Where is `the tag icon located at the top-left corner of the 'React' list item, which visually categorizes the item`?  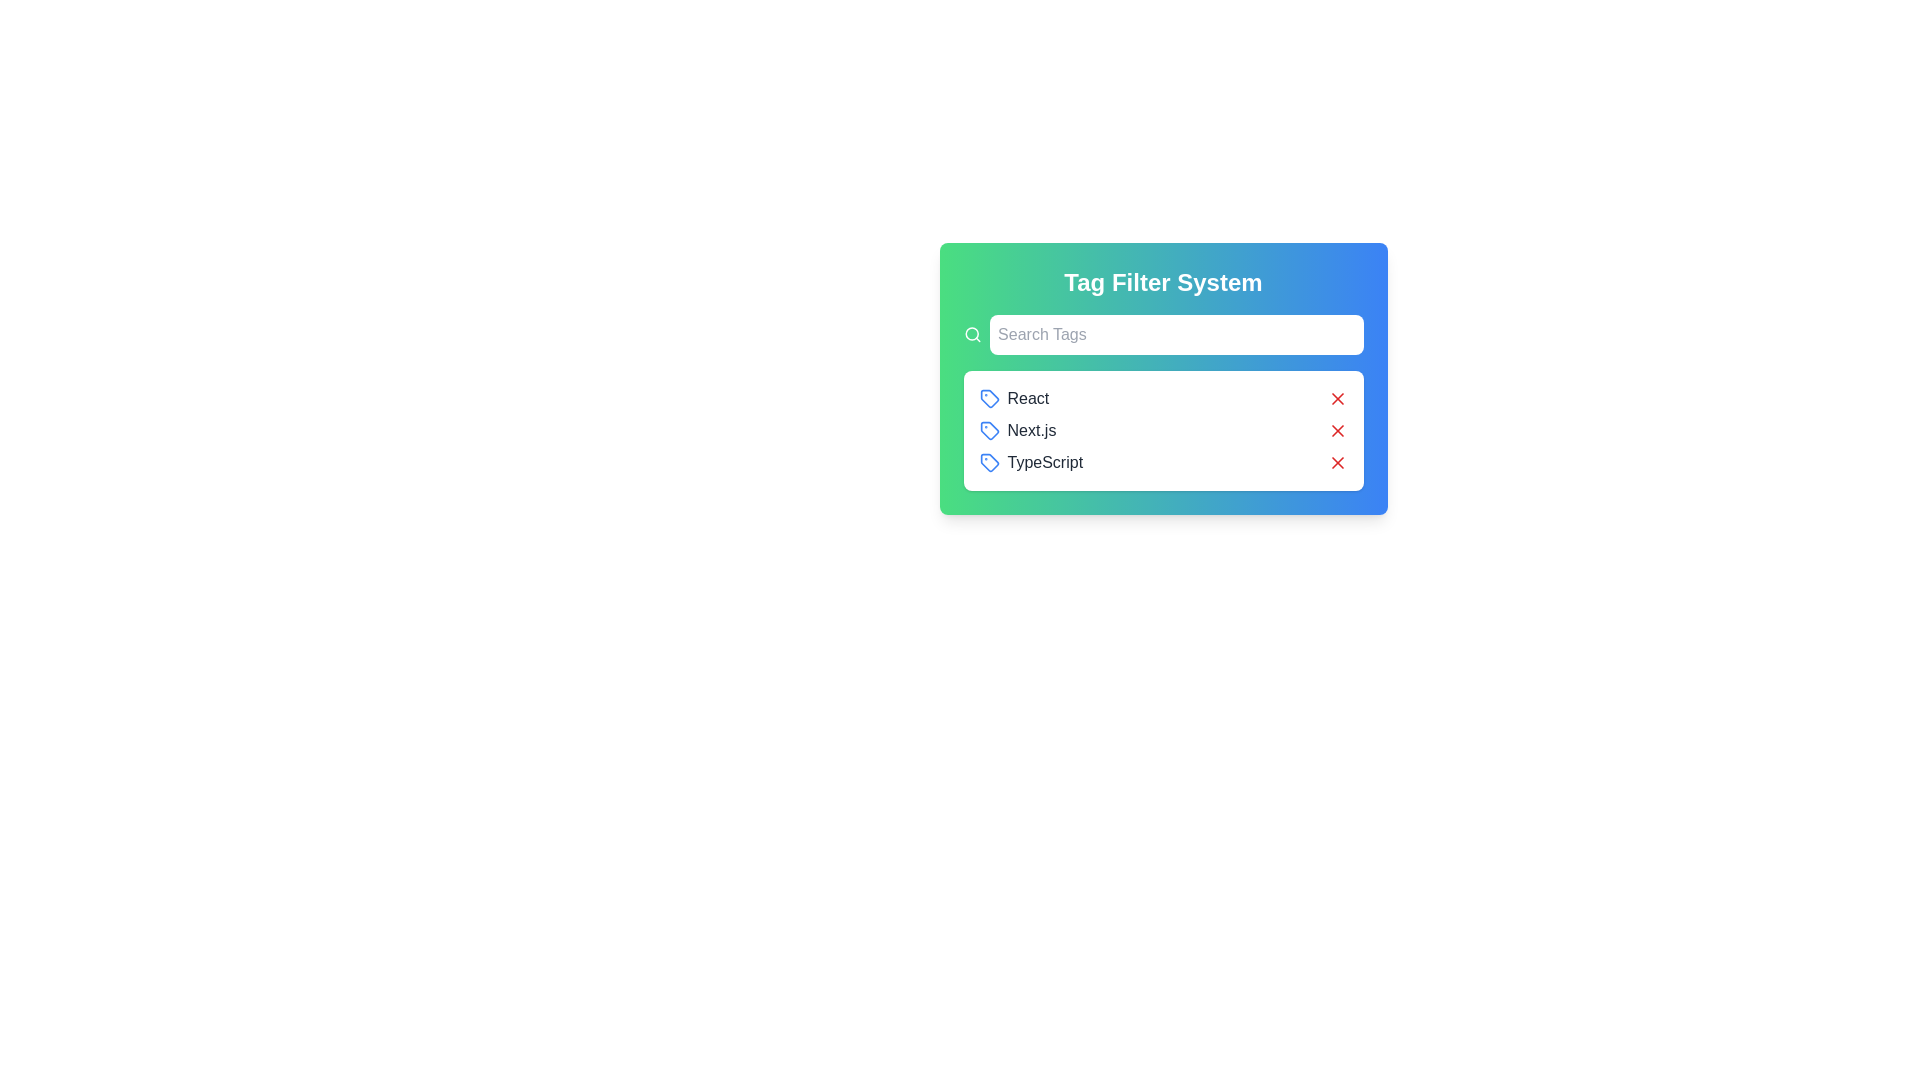
the tag icon located at the top-left corner of the 'React' list item, which visually categorizes the item is located at coordinates (989, 398).